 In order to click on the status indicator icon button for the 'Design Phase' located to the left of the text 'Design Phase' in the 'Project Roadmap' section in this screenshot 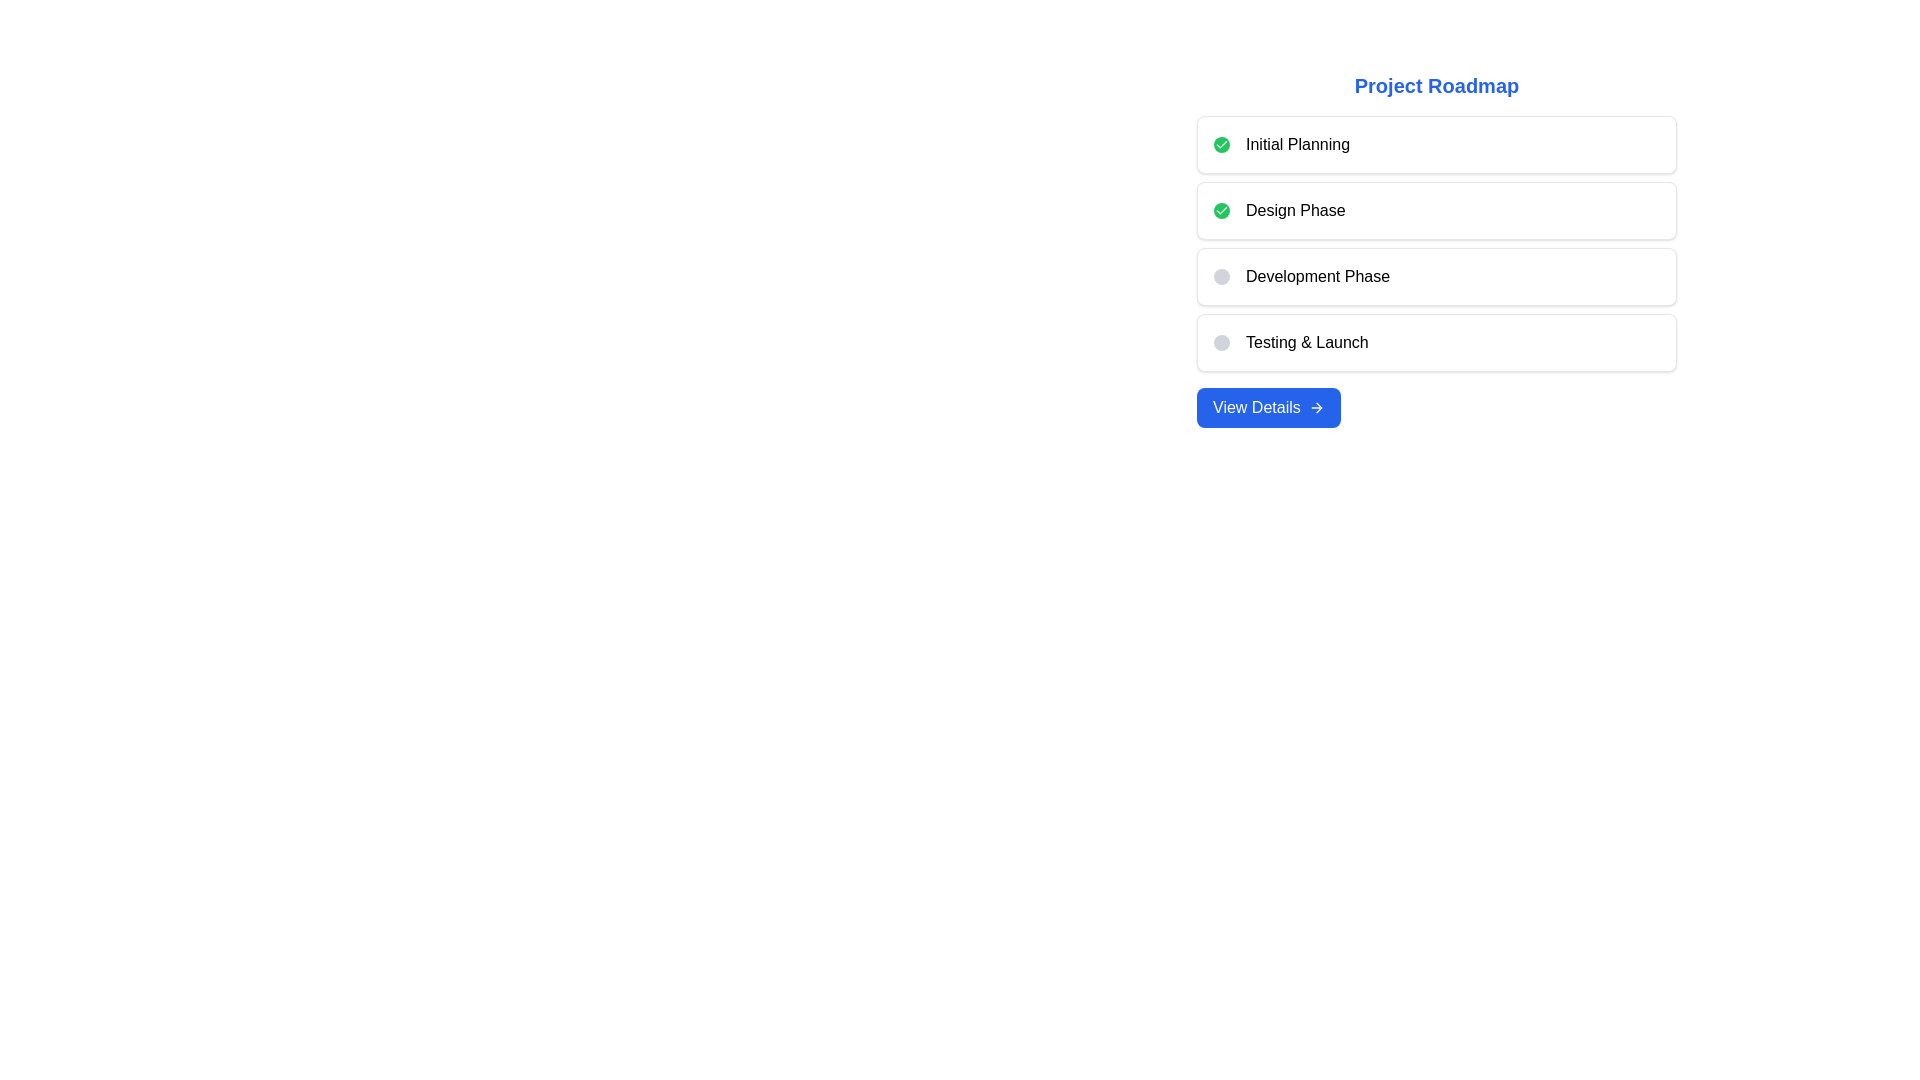, I will do `click(1221, 211)`.